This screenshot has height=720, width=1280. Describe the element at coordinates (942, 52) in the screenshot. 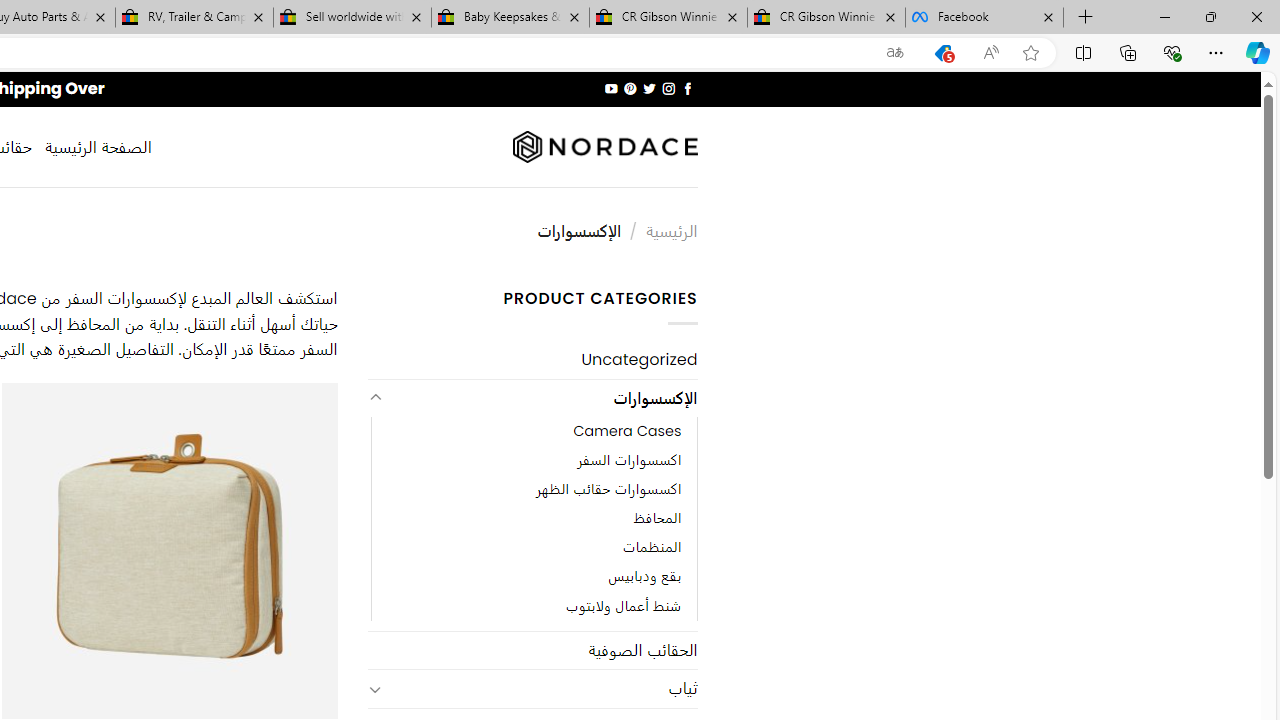

I see `'This site has coupons! Shopping in Microsoft Edge, 5'` at that location.